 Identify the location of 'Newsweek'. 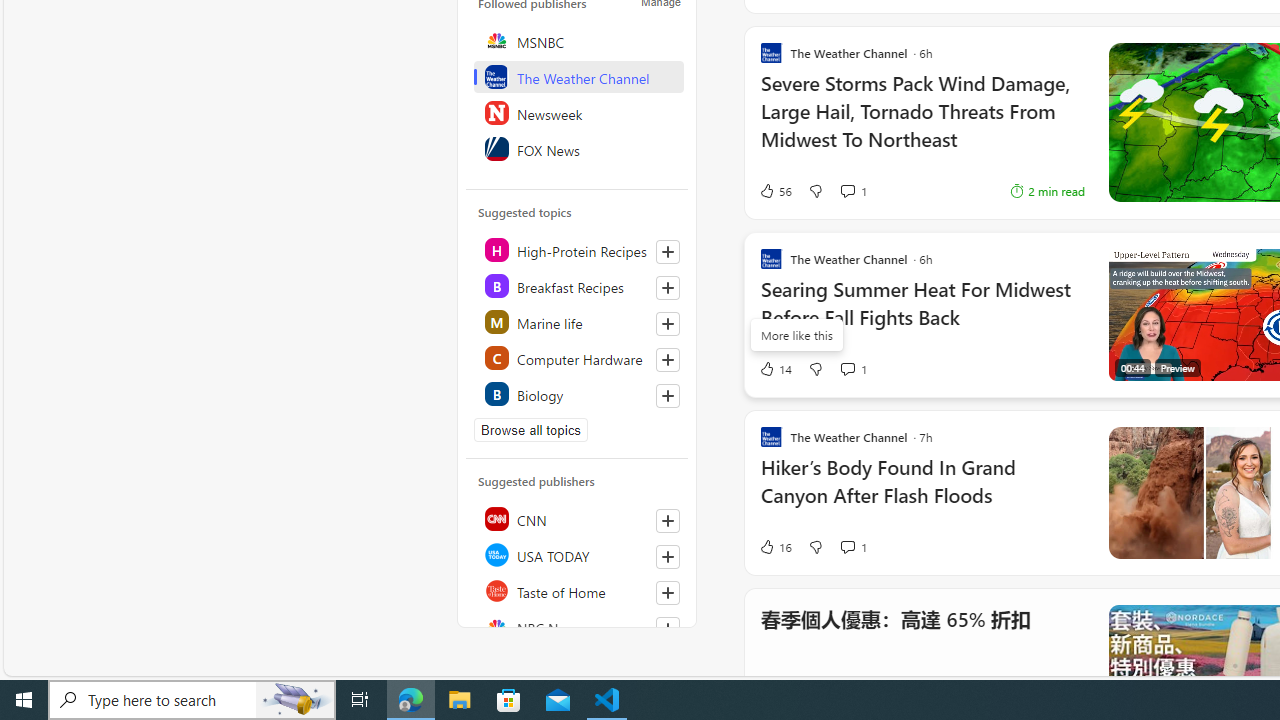
(577, 113).